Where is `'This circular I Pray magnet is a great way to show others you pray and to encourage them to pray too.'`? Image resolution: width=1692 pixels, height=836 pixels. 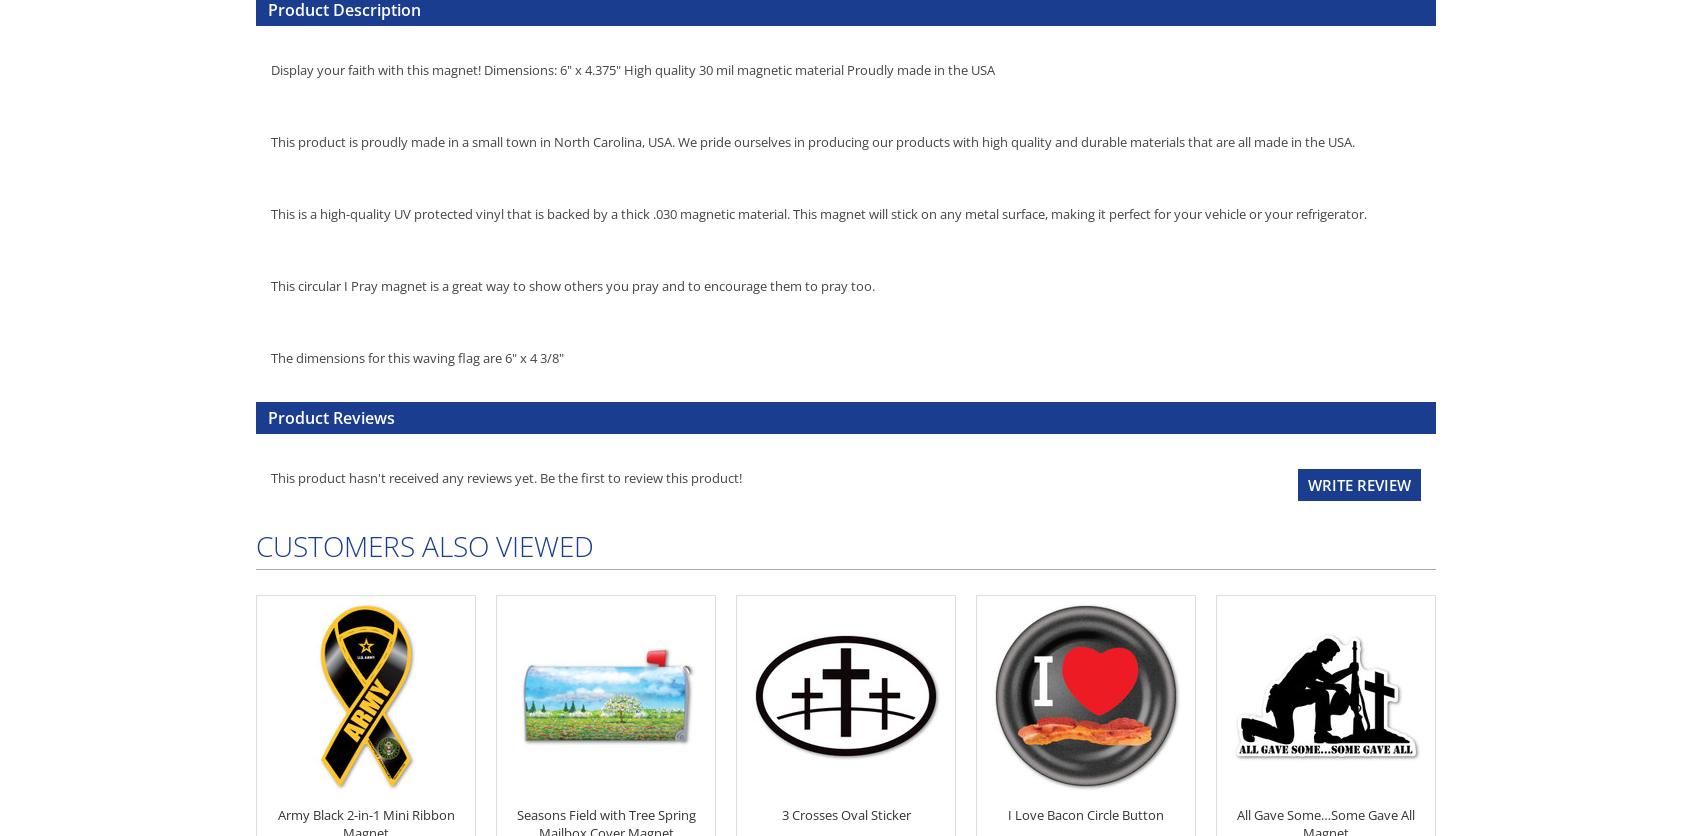 'This circular I Pray magnet is a great way to show others you pray and to encourage them to pray too.' is located at coordinates (572, 284).